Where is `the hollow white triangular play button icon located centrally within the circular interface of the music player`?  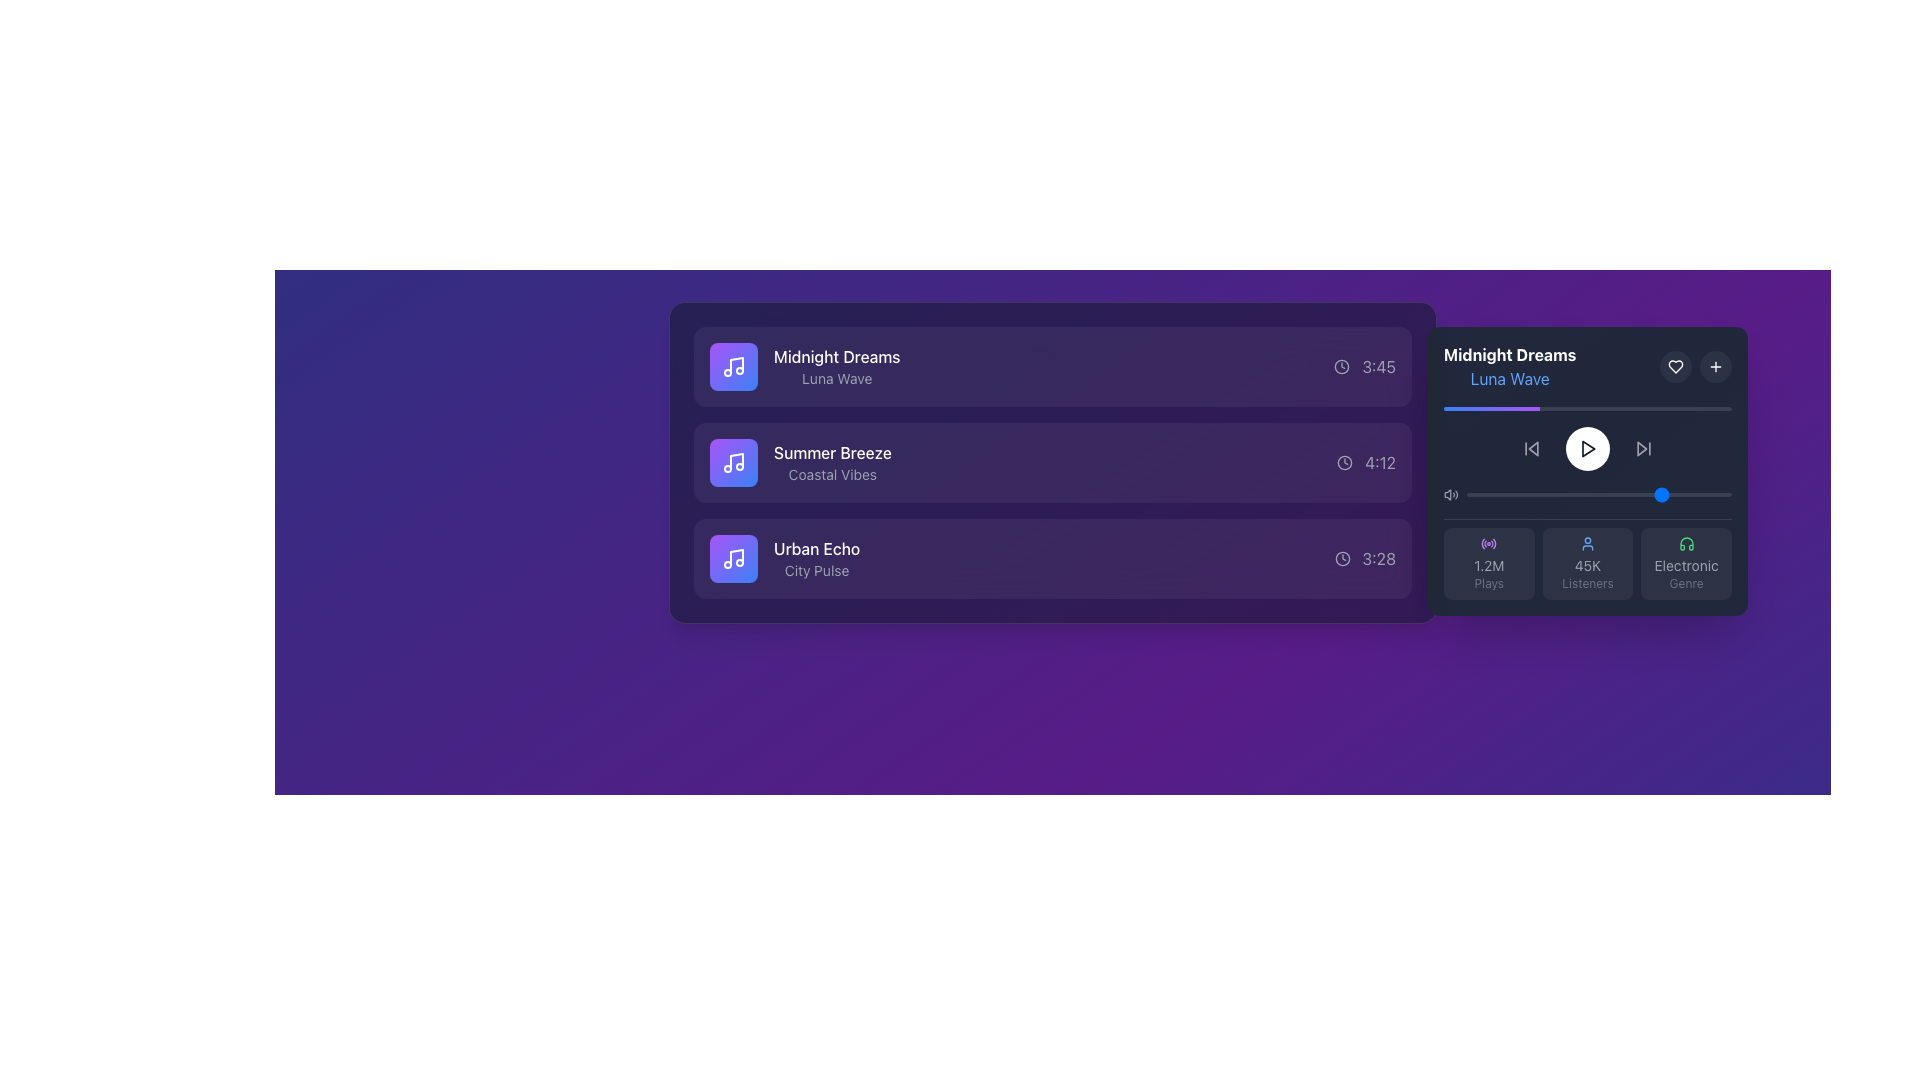
the hollow white triangular play button icon located centrally within the circular interface of the music player is located at coordinates (1587, 447).